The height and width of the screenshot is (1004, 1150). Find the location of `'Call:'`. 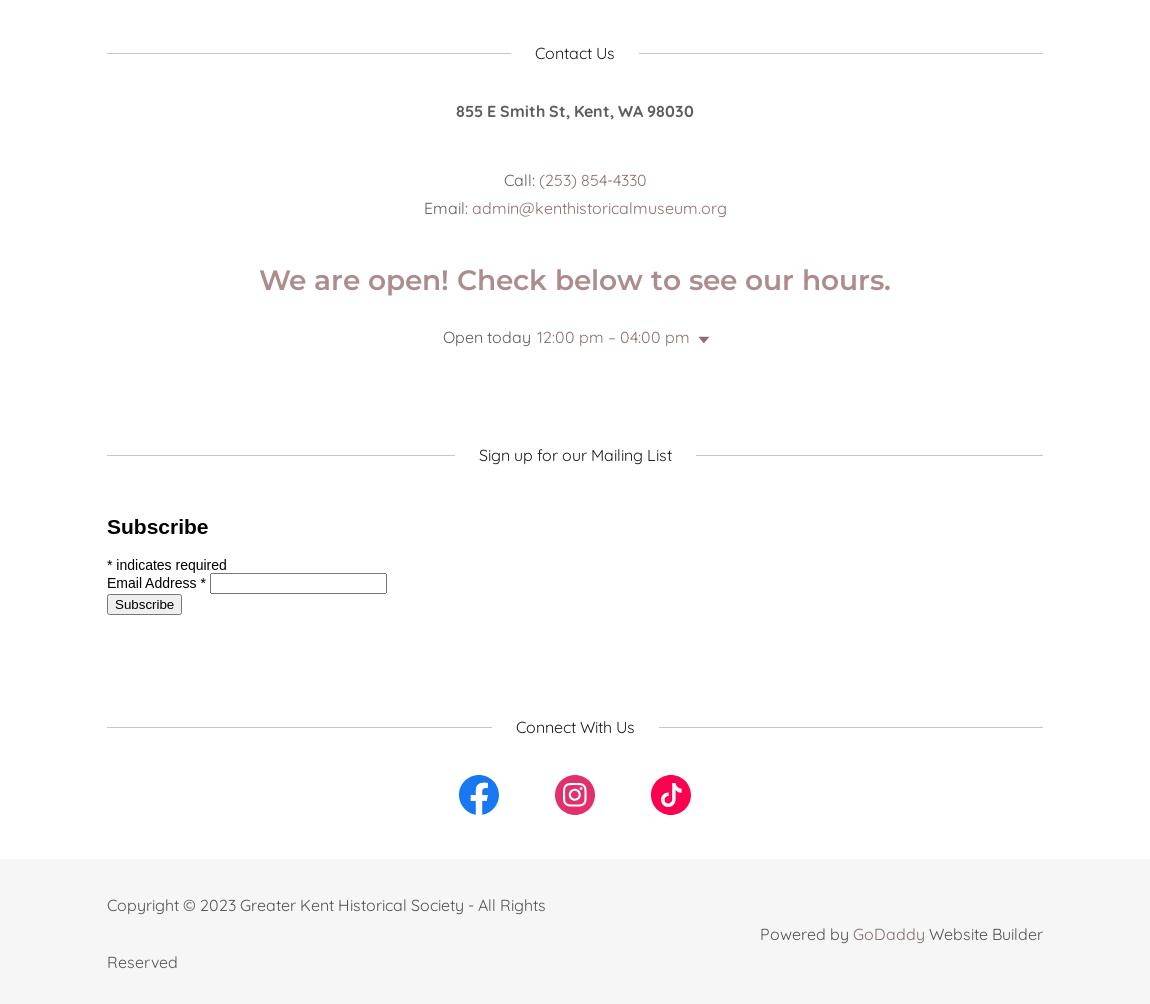

'Call:' is located at coordinates (520, 178).